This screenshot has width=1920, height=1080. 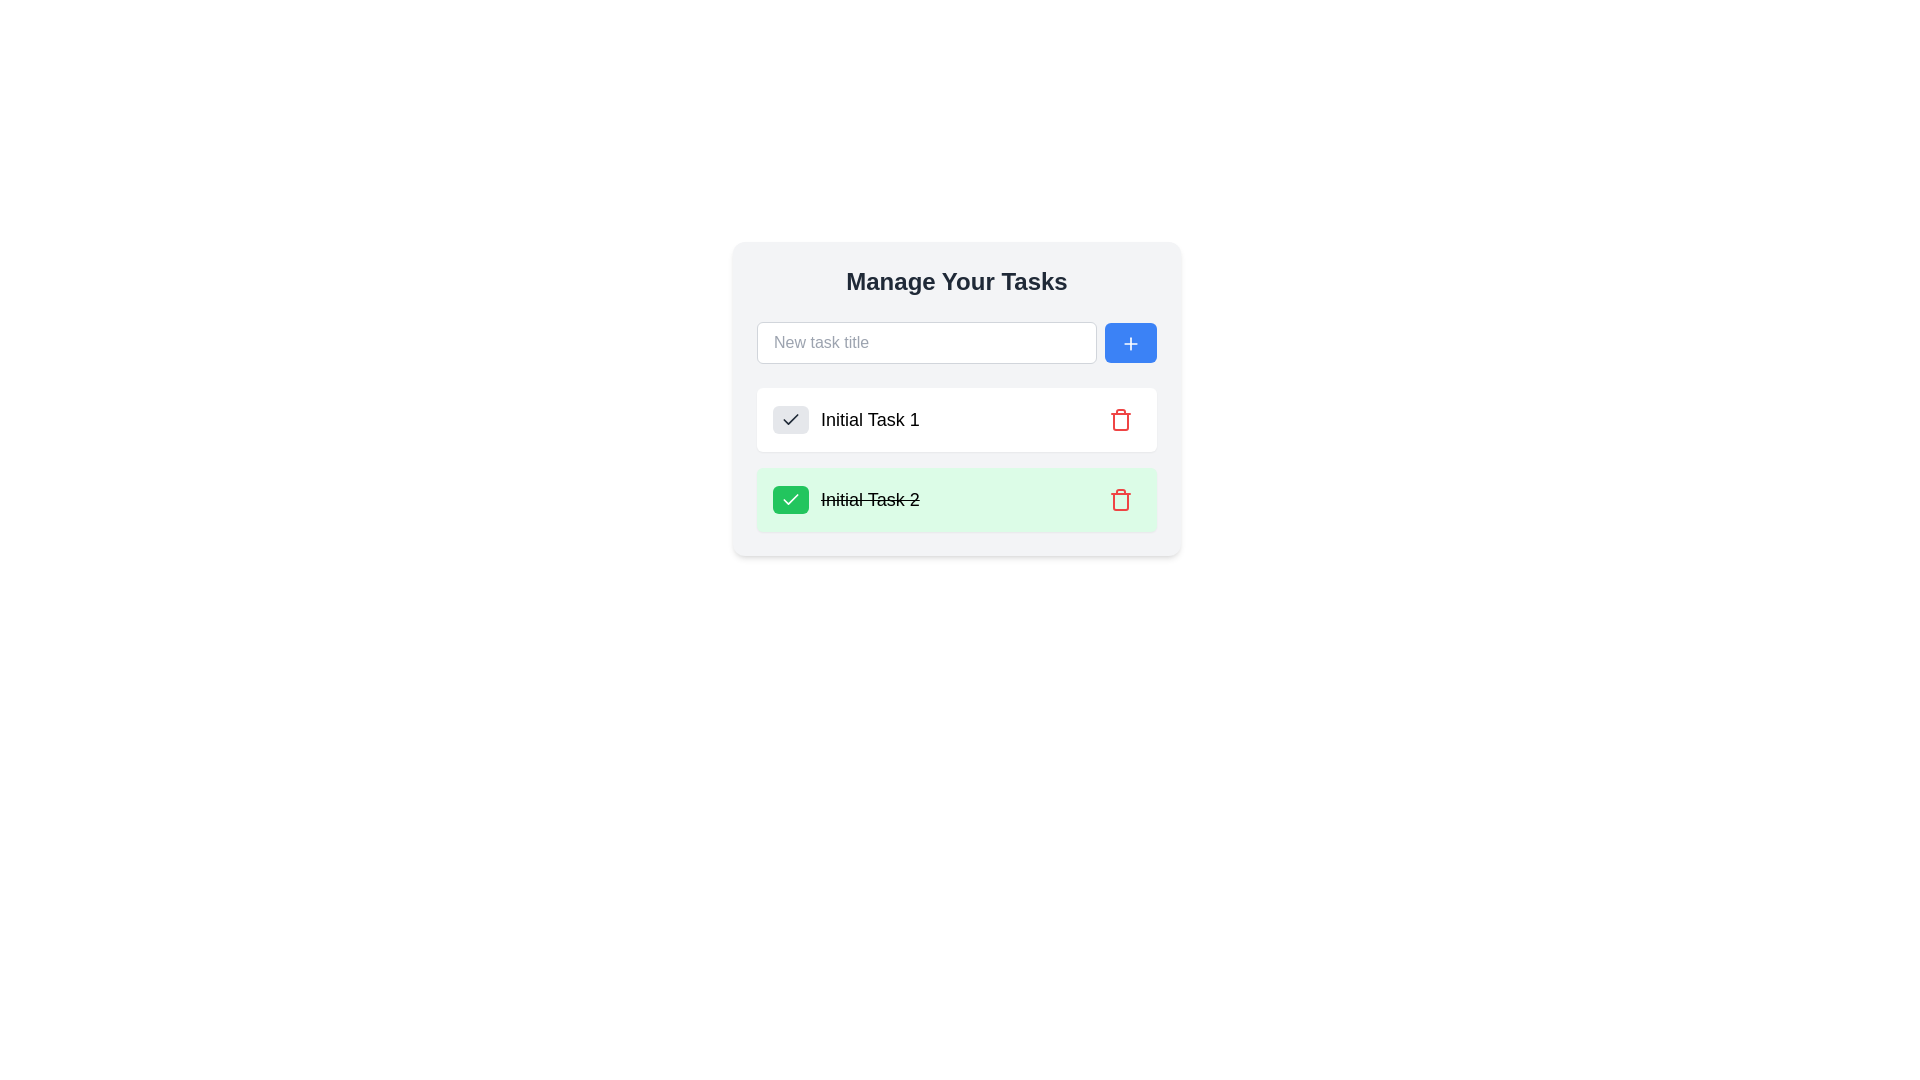 What do you see at coordinates (846, 419) in the screenshot?
I see `the static text label that serves as the title of the task, located in the 'Manage Your Tasks' section next to the checkbox icon` at bounding box center [846, 419].